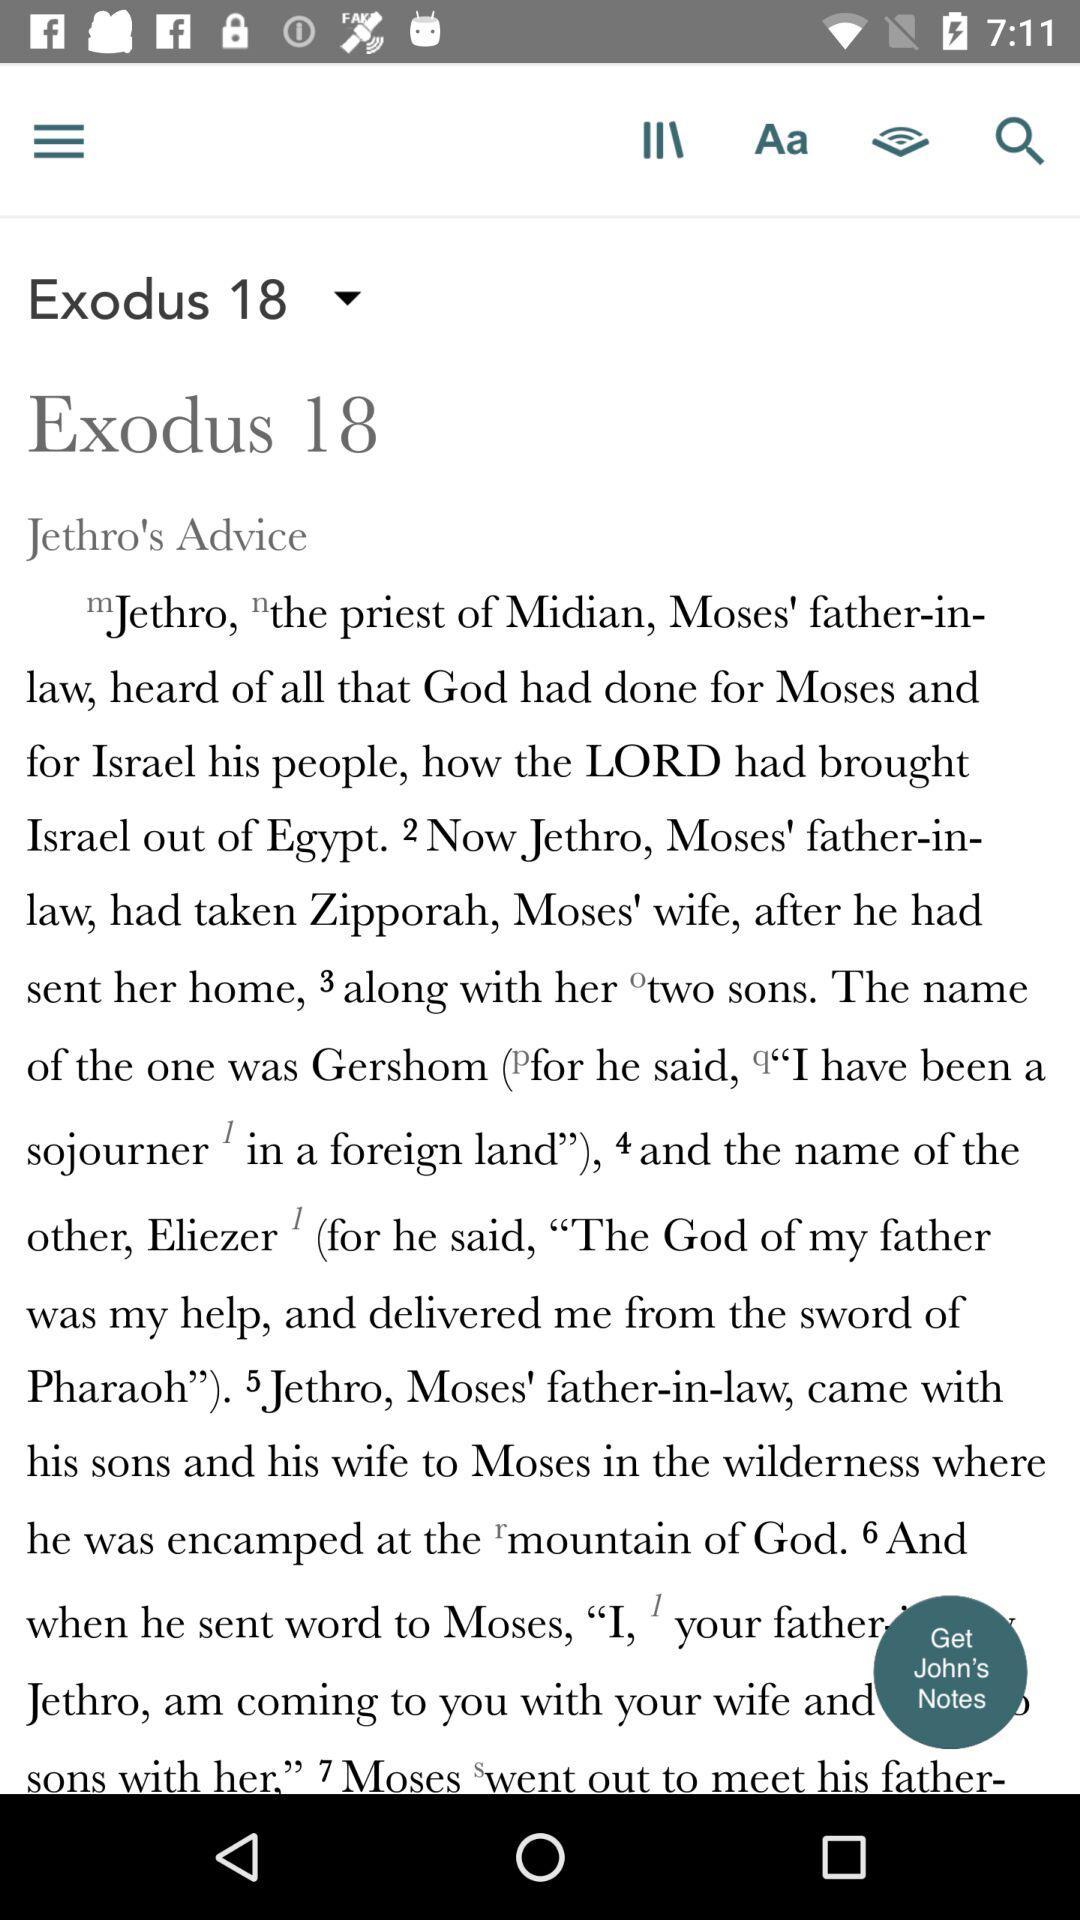 This screenshot has height=1920, width=1080. Describe the element at coordinates (780, 139) in the screenshot. I see `font options` at that location.